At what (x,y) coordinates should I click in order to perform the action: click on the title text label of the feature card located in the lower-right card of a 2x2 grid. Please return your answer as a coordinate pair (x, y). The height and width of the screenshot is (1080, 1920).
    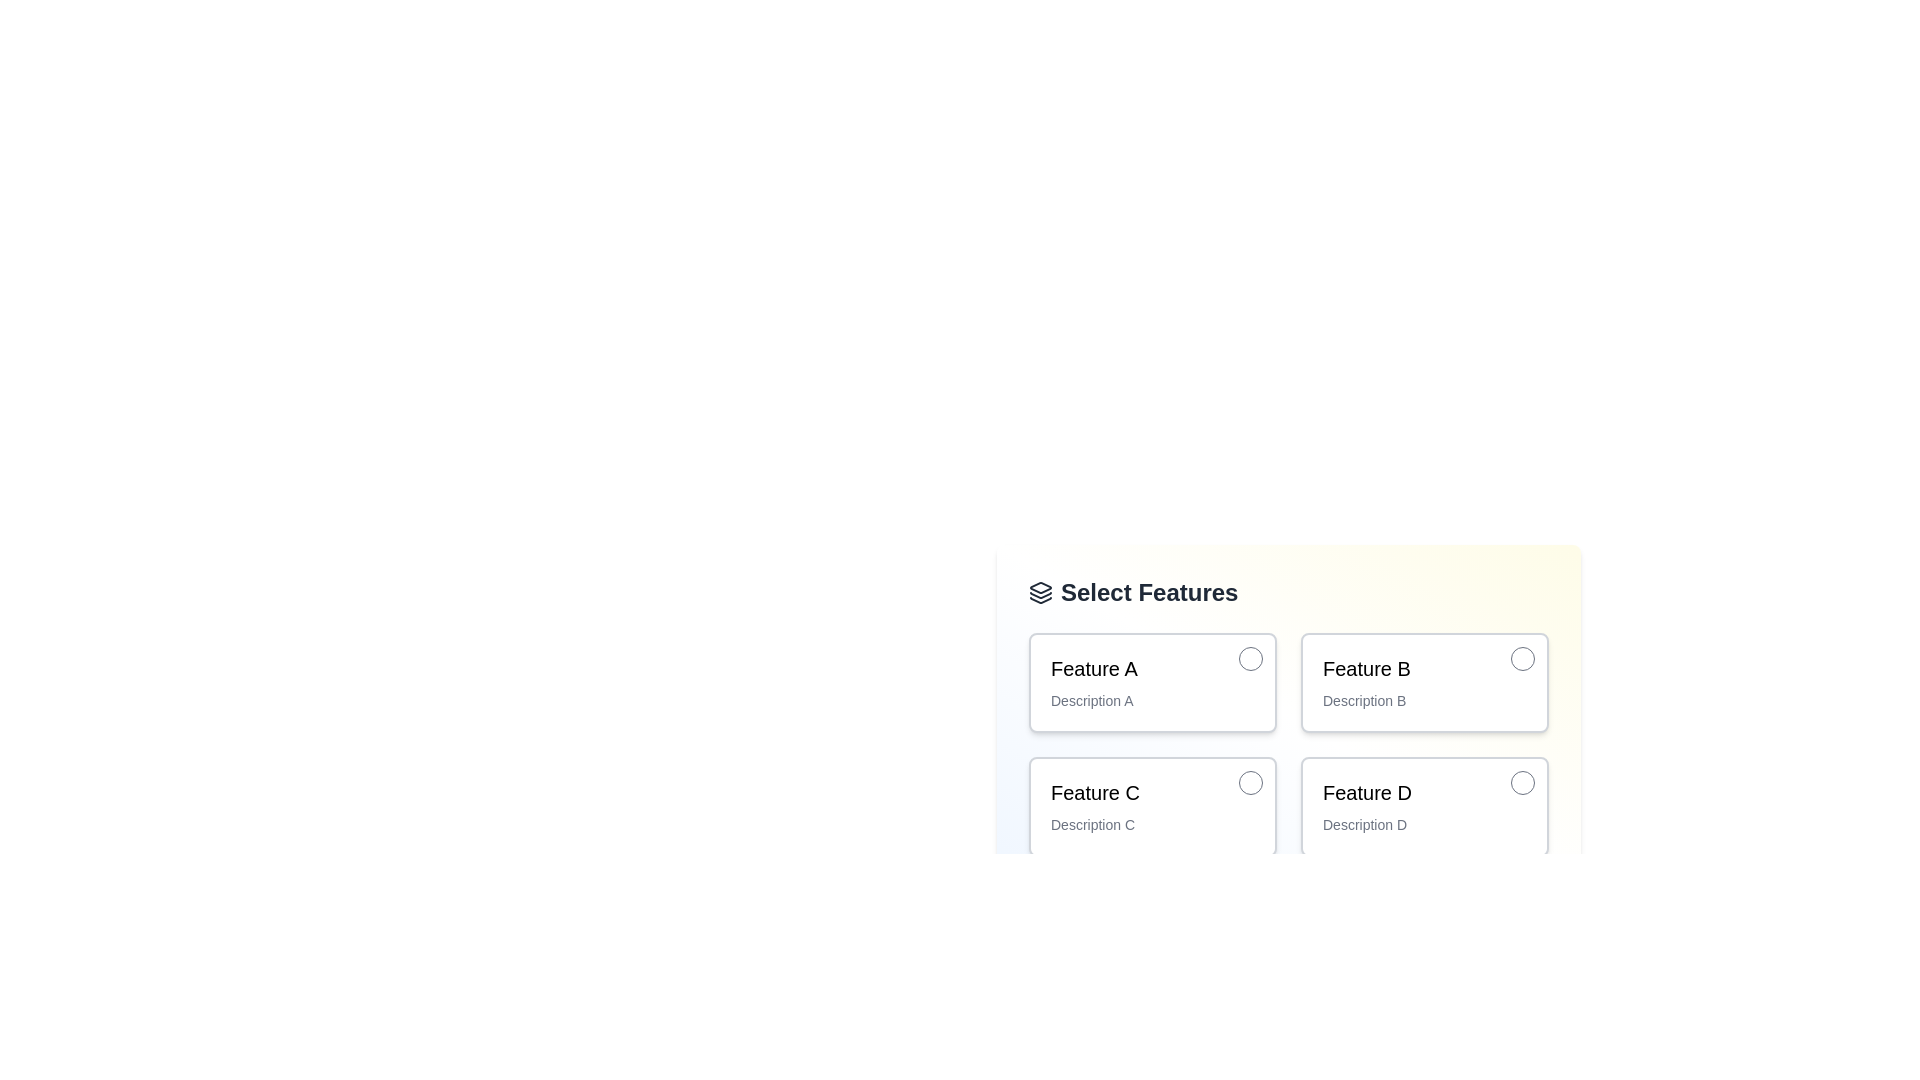
    Looking at the image, I should click on (1424, 792).